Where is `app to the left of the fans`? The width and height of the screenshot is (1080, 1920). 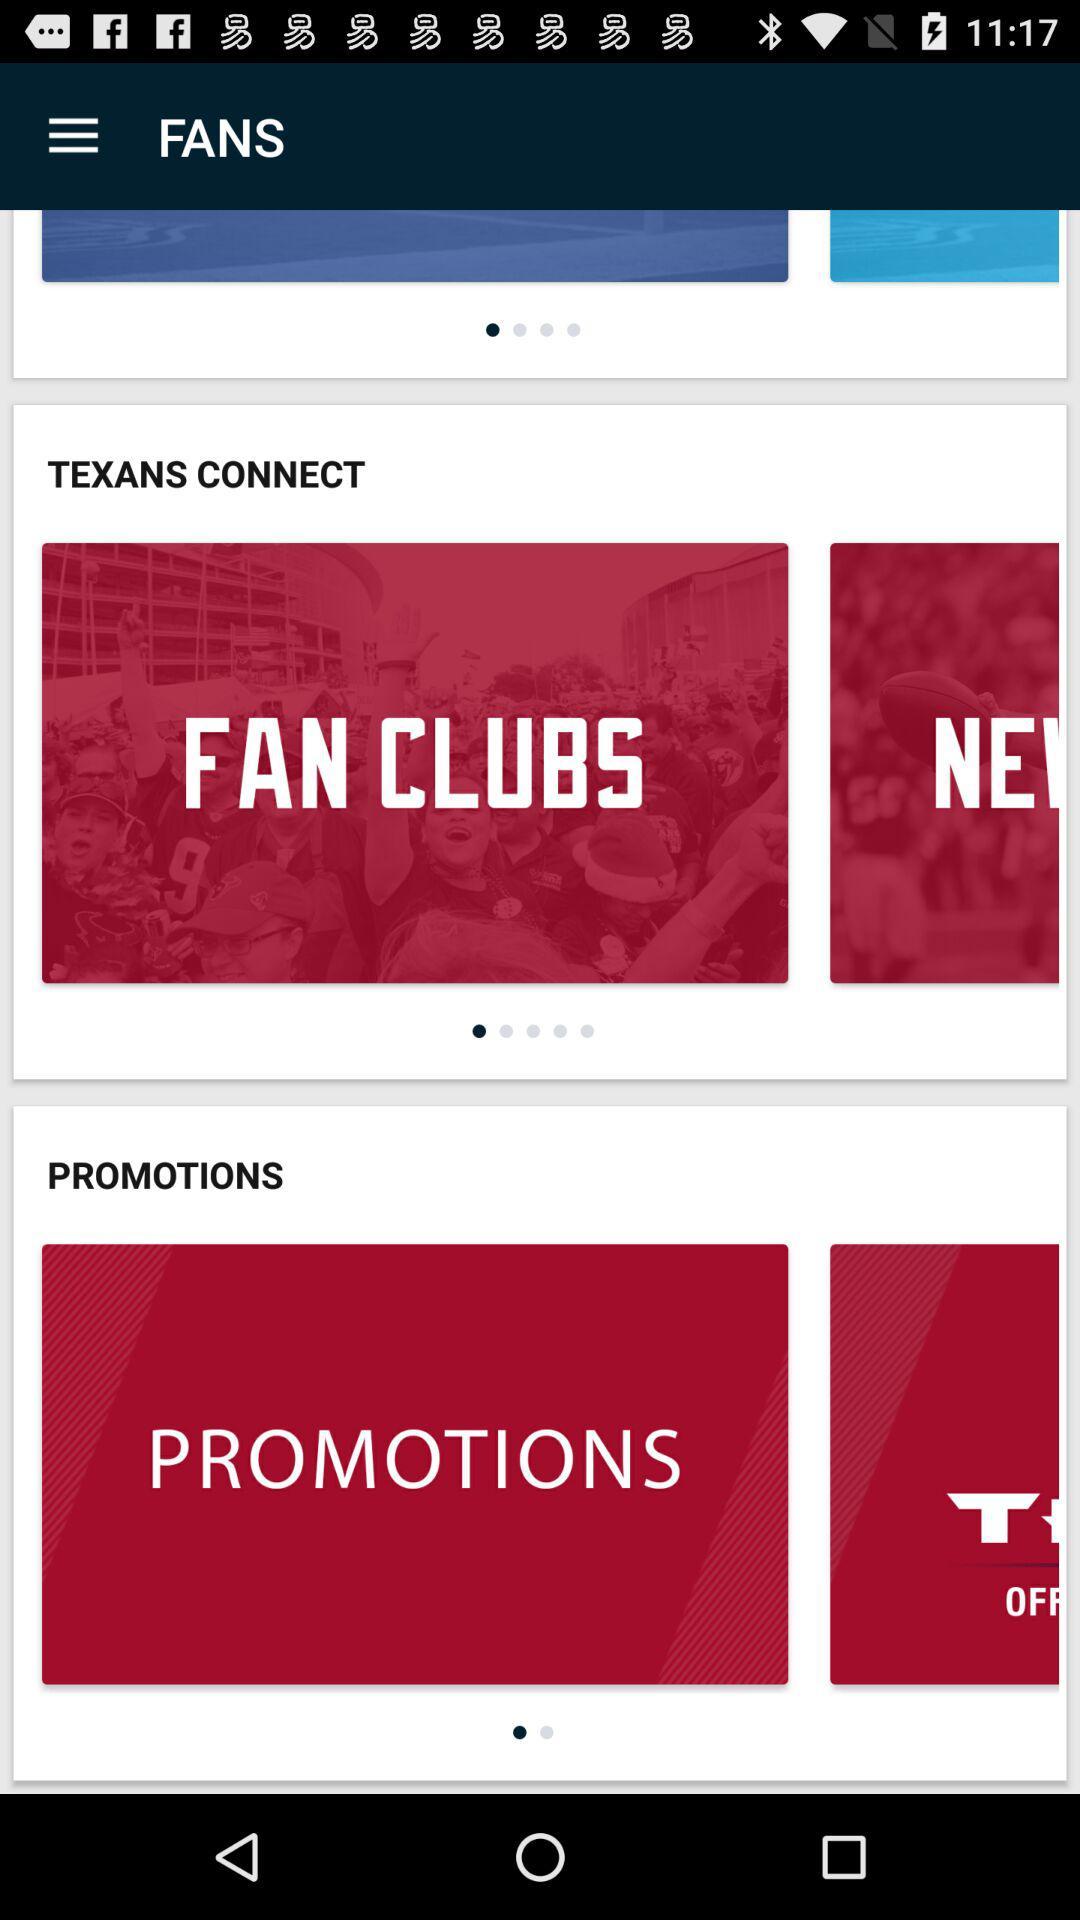
app to the left of the fans is located at coordinates (72, 135).